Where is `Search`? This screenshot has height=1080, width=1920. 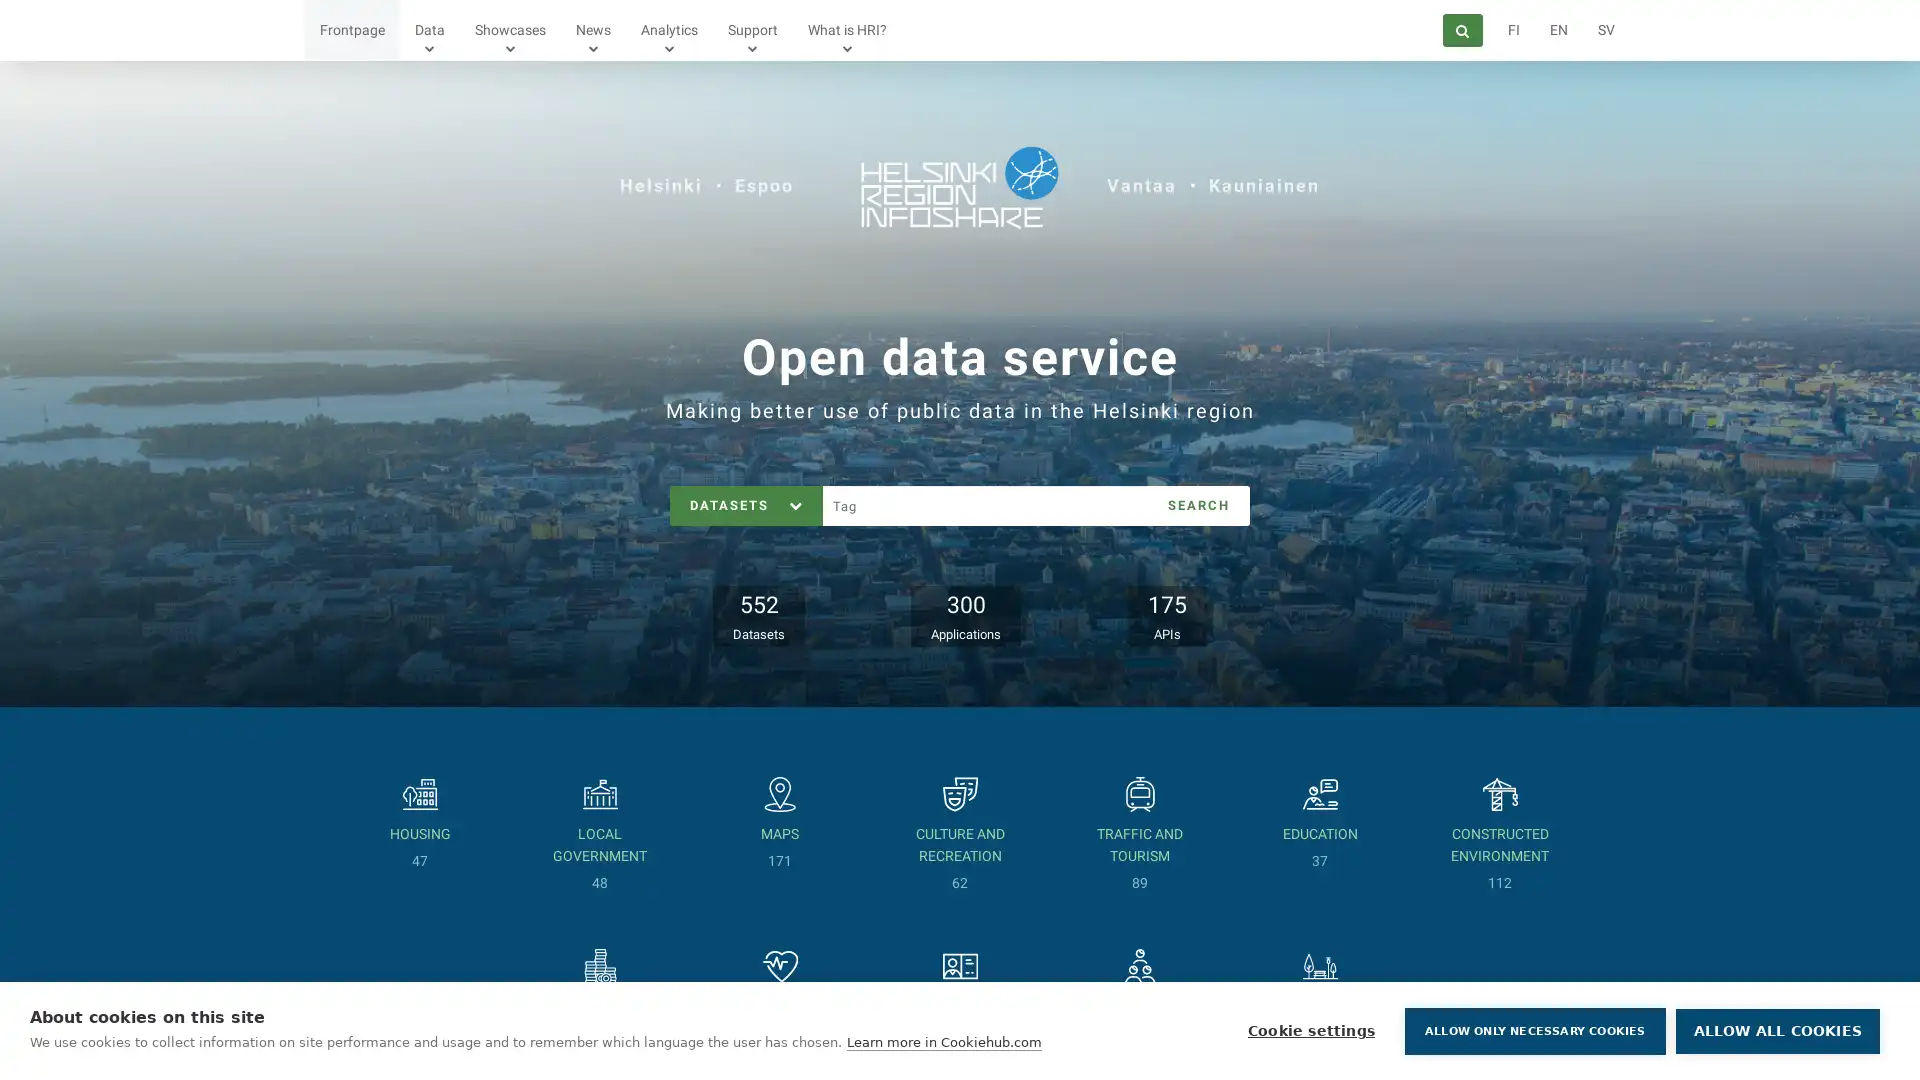
Search is located at coordinates (1462, 30).